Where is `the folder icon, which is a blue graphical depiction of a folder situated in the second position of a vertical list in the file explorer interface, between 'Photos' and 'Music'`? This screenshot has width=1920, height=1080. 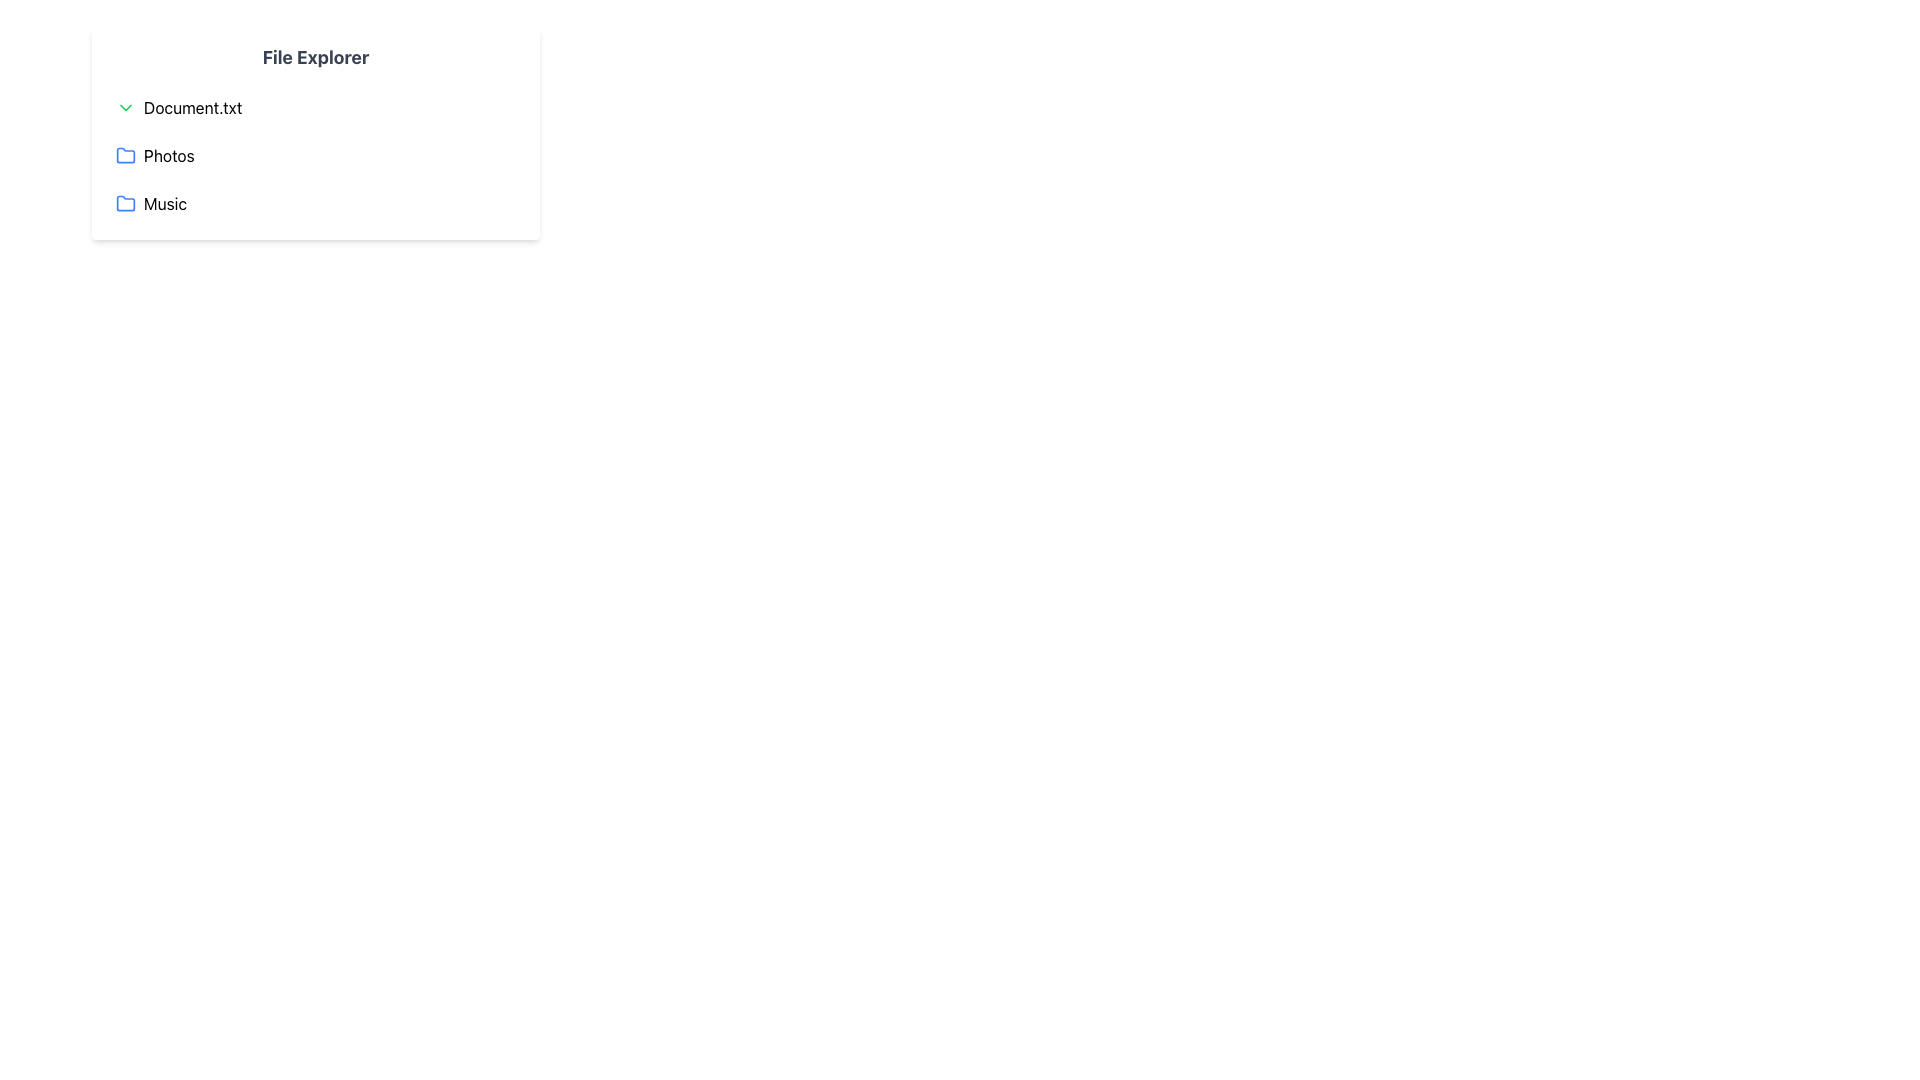
the folder icon, which is a blue graphical depiction of a folder situated in the second position of a vertical list in the file explorer interface, between 'Photos' and 'Music' is located at coordinates (124, 154).